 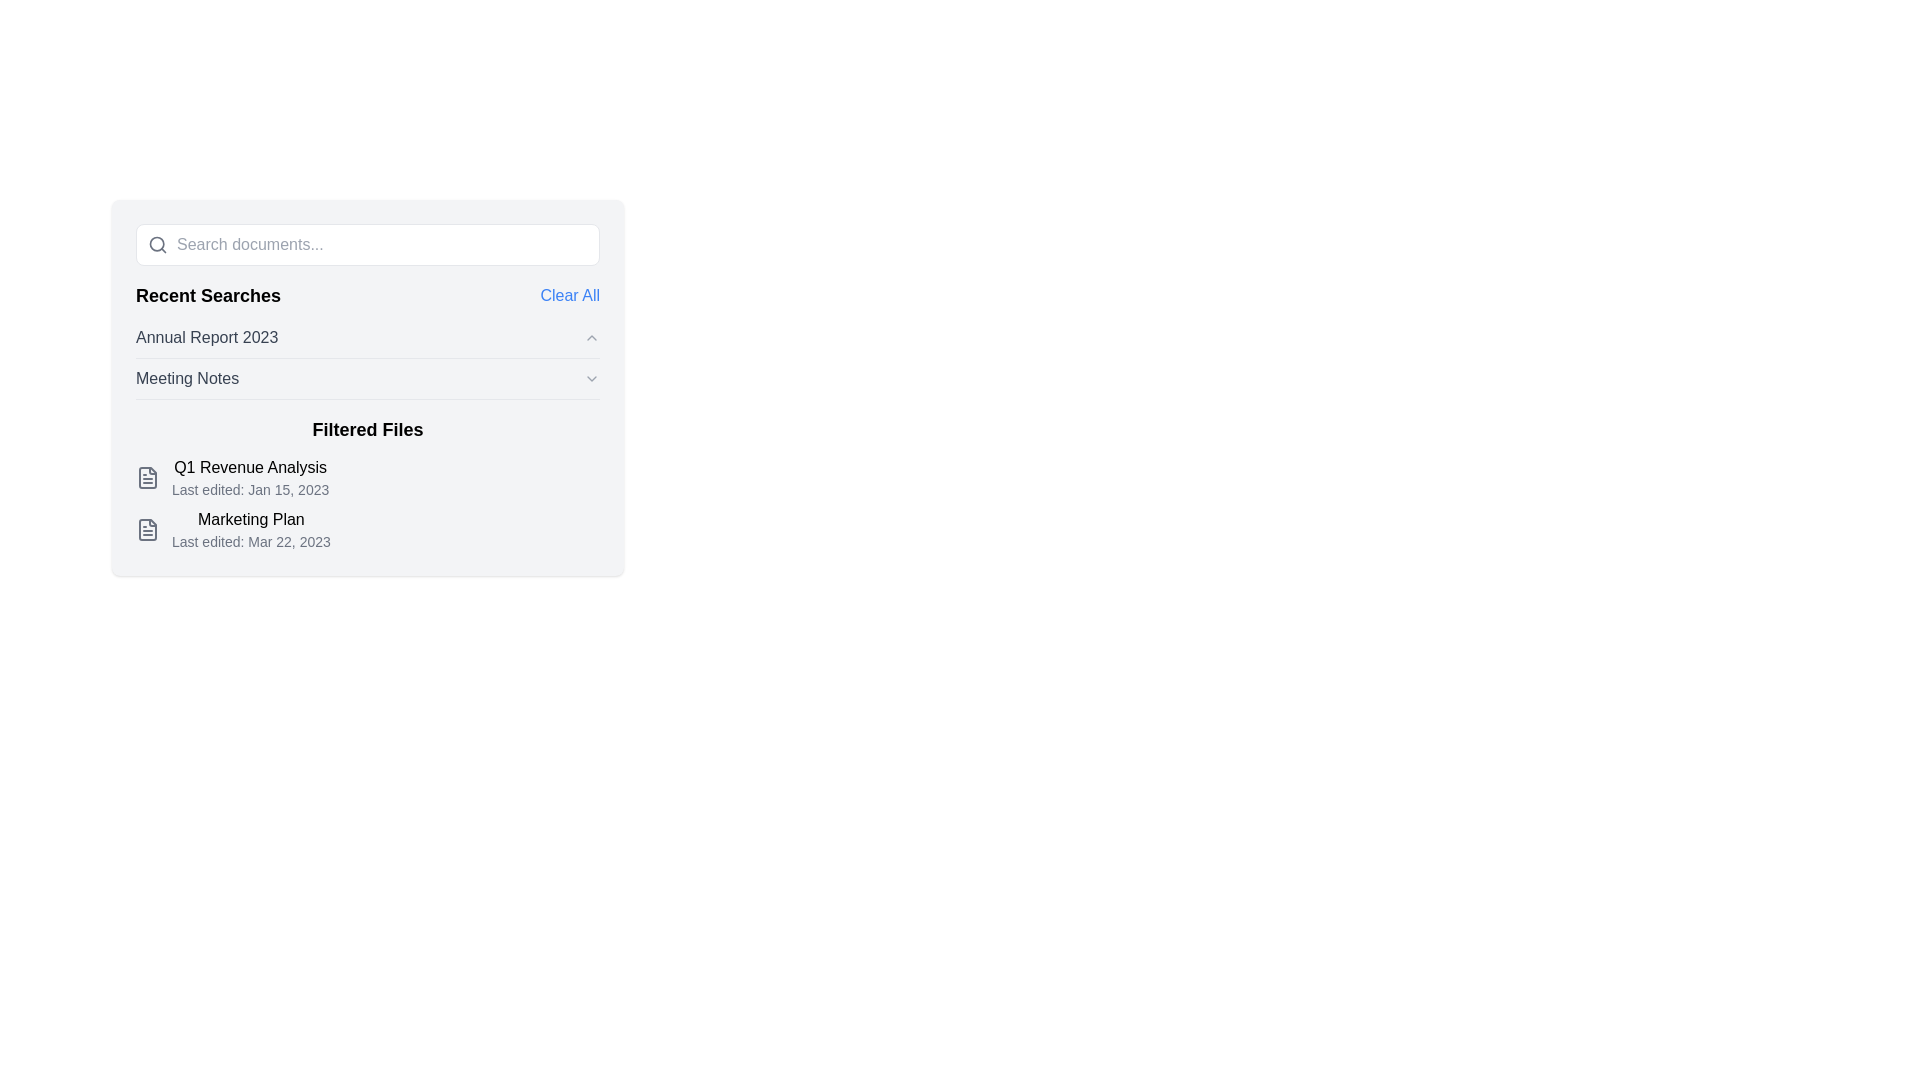 What do you see at coordinates (368, 503) in the screenshot?
I see `the List of items with metadata located under the 'Filtered Files' section` at bounding box center [368, 503].